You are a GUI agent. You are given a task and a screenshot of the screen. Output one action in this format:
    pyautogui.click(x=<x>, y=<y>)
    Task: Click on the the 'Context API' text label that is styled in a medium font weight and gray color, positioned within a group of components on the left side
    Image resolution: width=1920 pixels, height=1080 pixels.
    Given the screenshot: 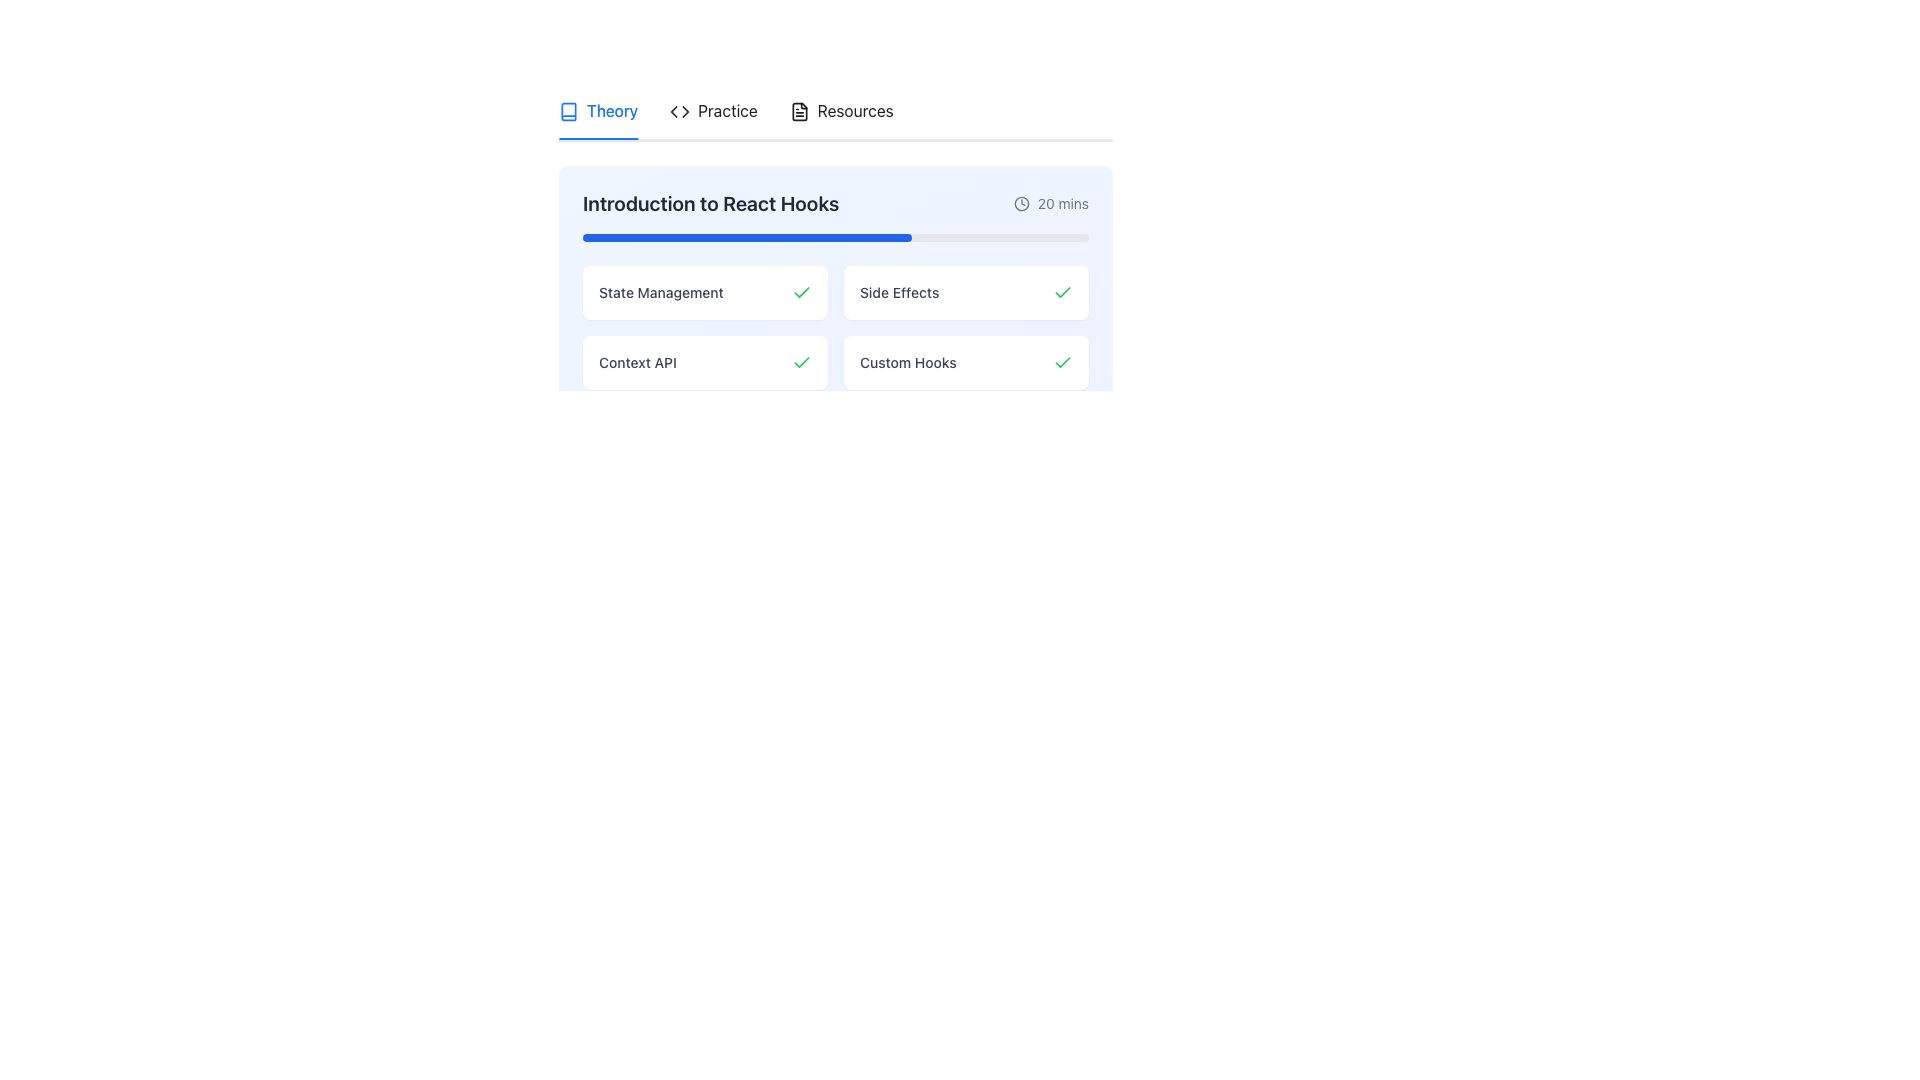 What is the action you would take?
    pyautogui.click(x=637, y=363)
    